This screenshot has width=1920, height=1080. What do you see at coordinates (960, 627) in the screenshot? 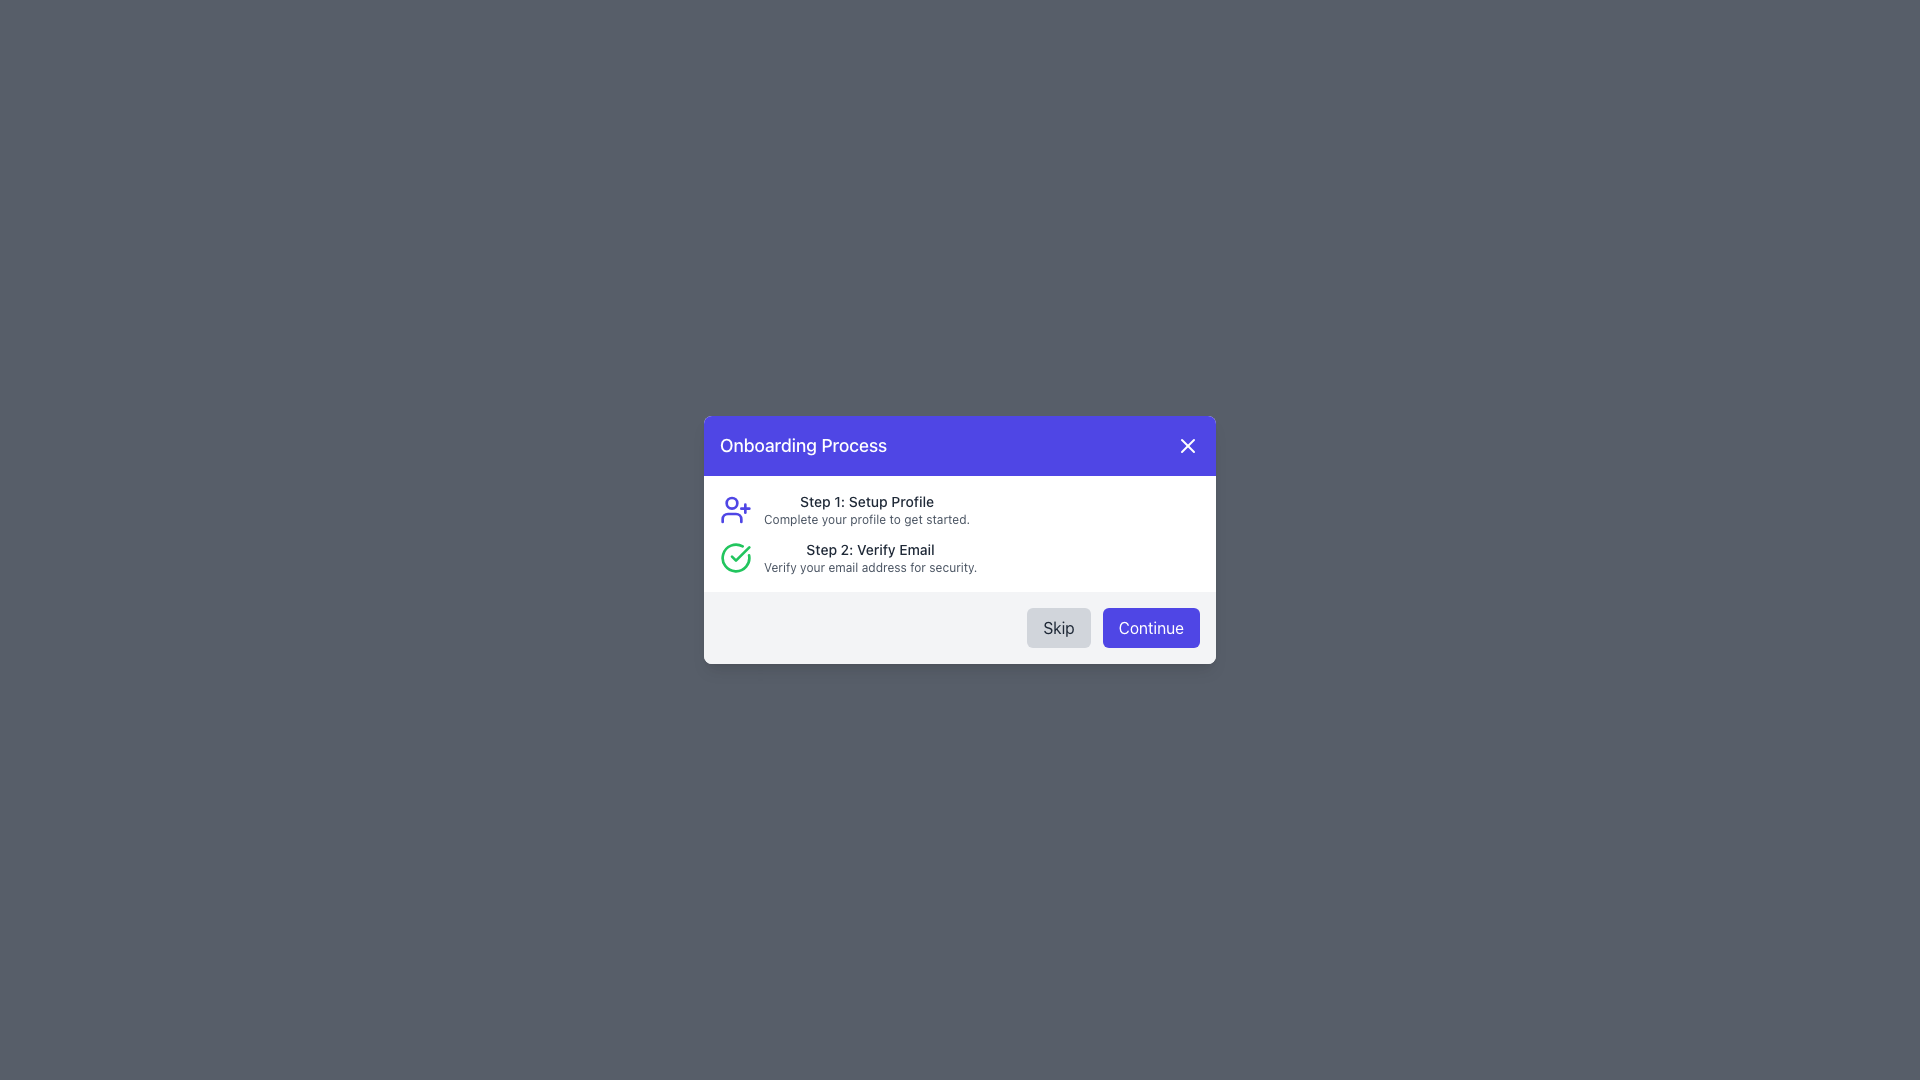
I see `the 'Skip' or 'Continue' button in the Action Panel with Buttons located at the bottom of the modal dialog box labeled 'Onboarding Process'` at bounding box center [960, 627].